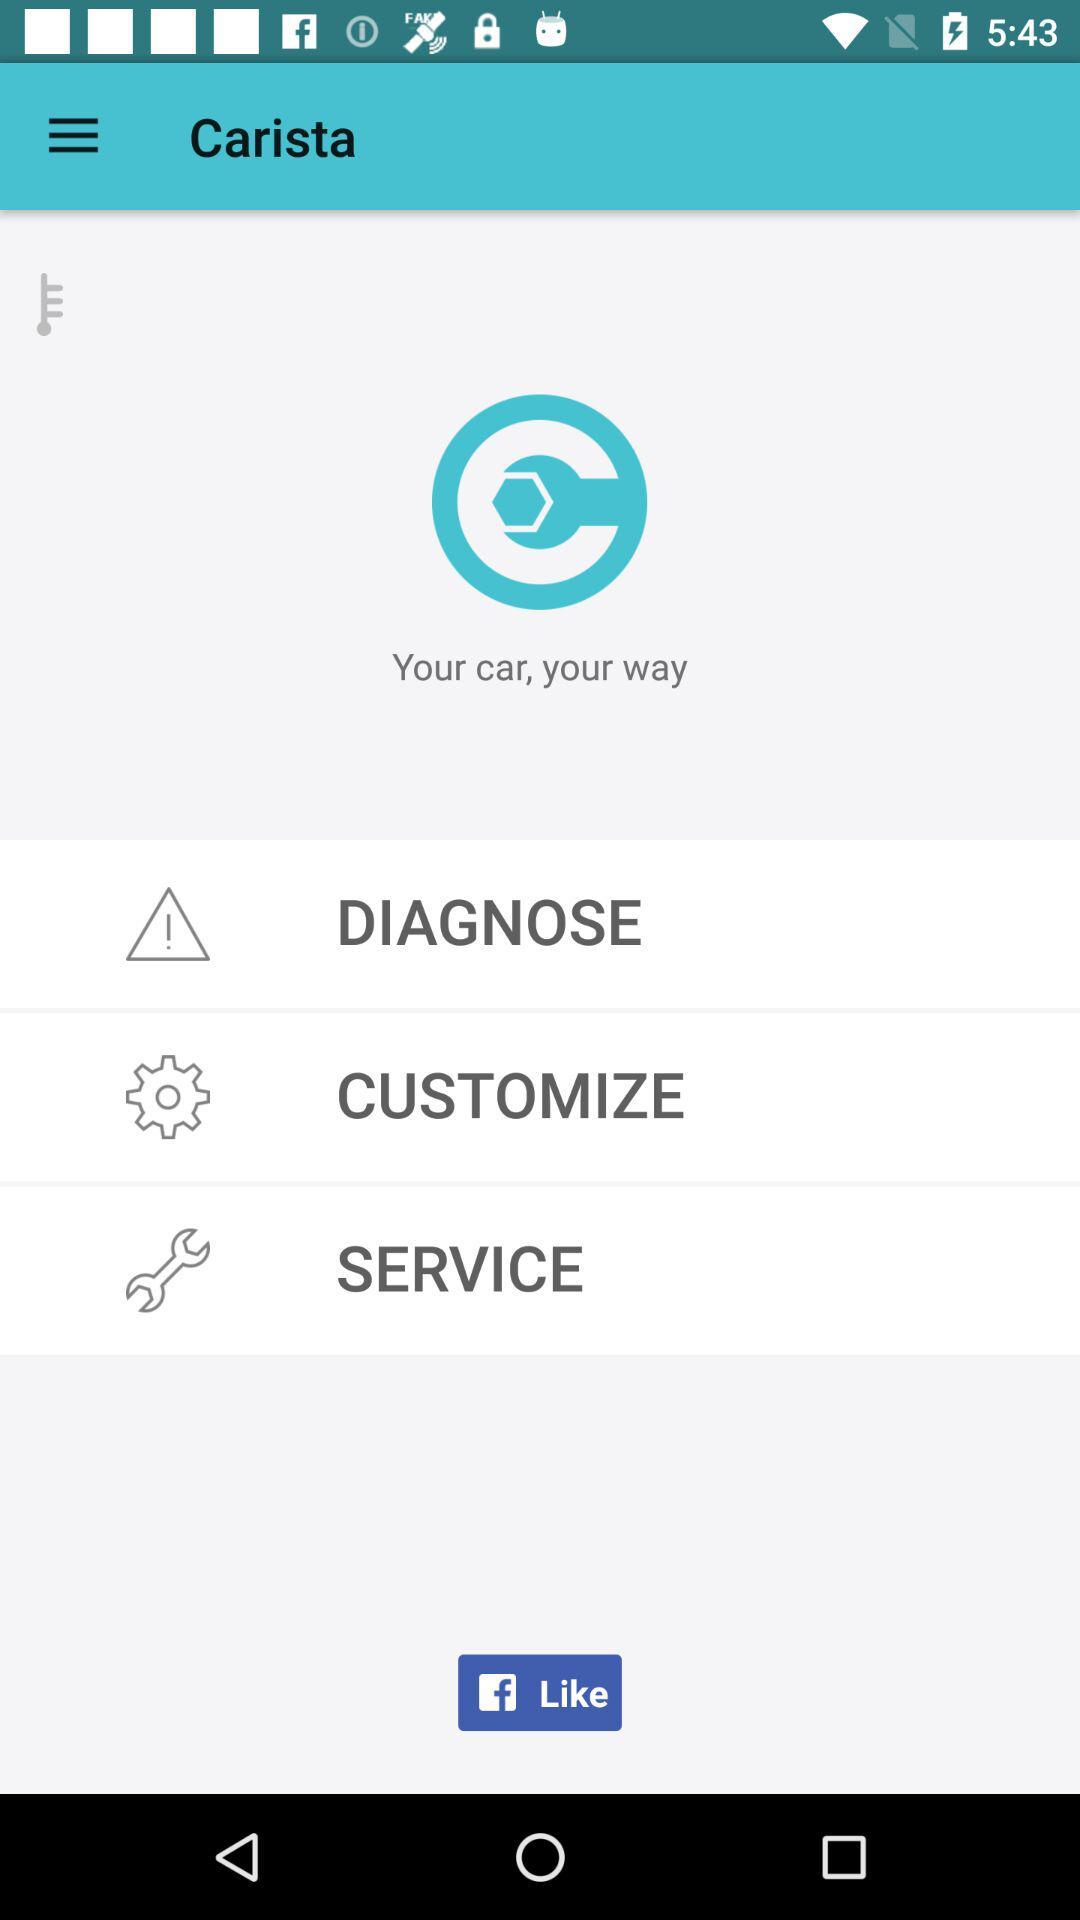 This screenshot has height=1920, width=1080. What do you see at coordinates (540, 1096) in the screenshot?
I see `item below the diagnose item` at bounding box center [540, 1096].